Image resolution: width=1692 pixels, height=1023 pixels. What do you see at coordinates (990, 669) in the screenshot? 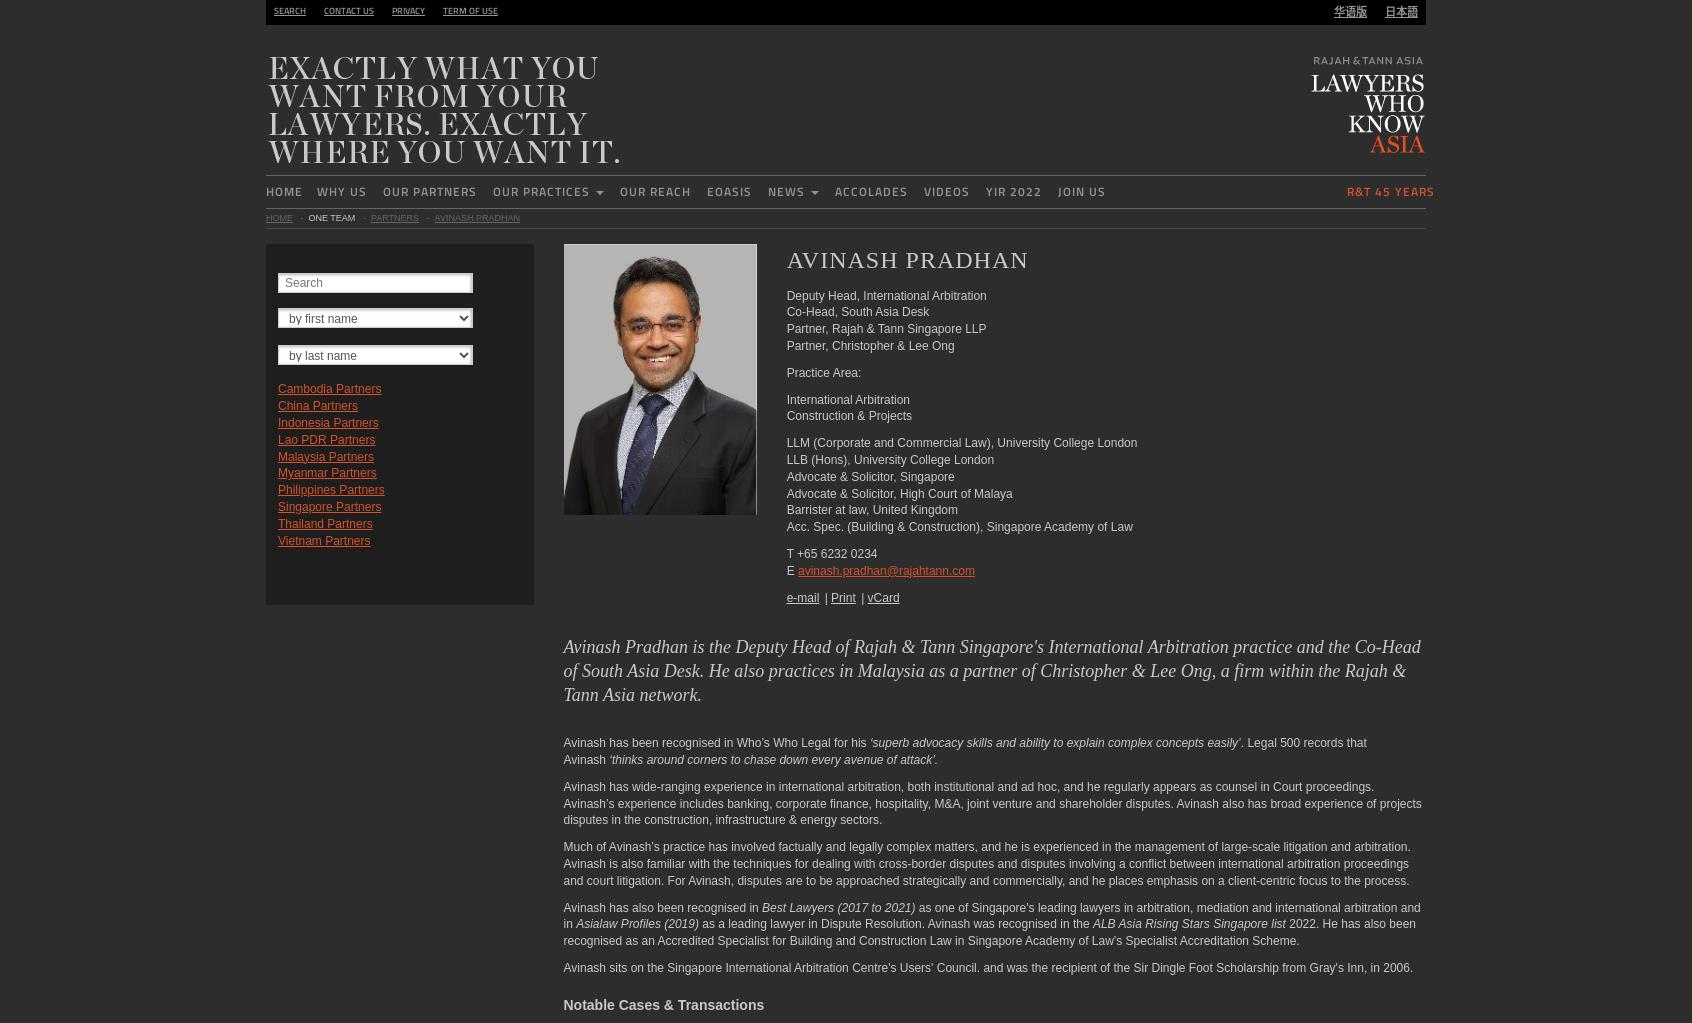
I see `'Avinash Pradhan is the Deputy Head of Rajah & Tann Singapore's International Arbitration practice and the Co-Head of South Asia Desk. He also practices in Malaysia as a partner of Christopher & Lee Ong, a firm within the Rajah & Tann Asia network.'` at bounding box center [990, 669].